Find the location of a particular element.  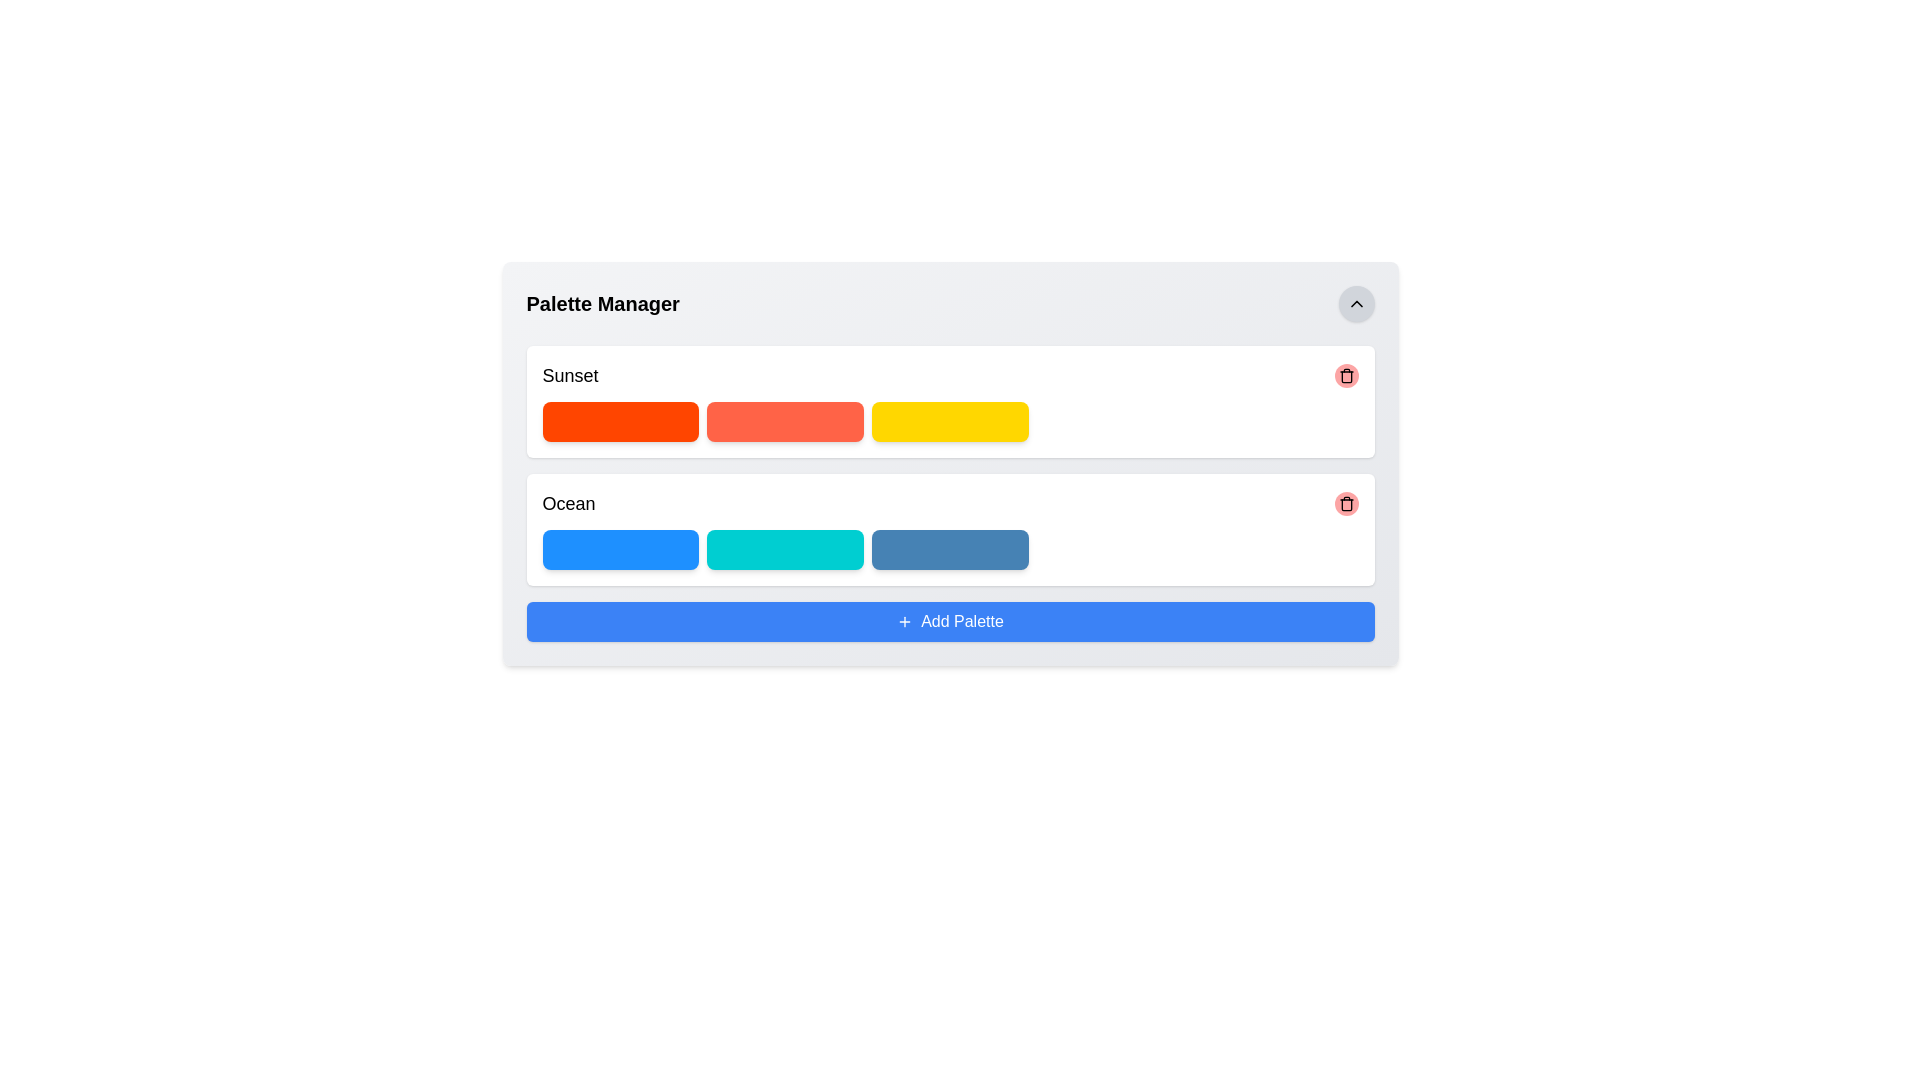

the bright blue rectangular block with rounded corners and shadow effect, labeled 'Ocean' is located at coordinates (619, 550).